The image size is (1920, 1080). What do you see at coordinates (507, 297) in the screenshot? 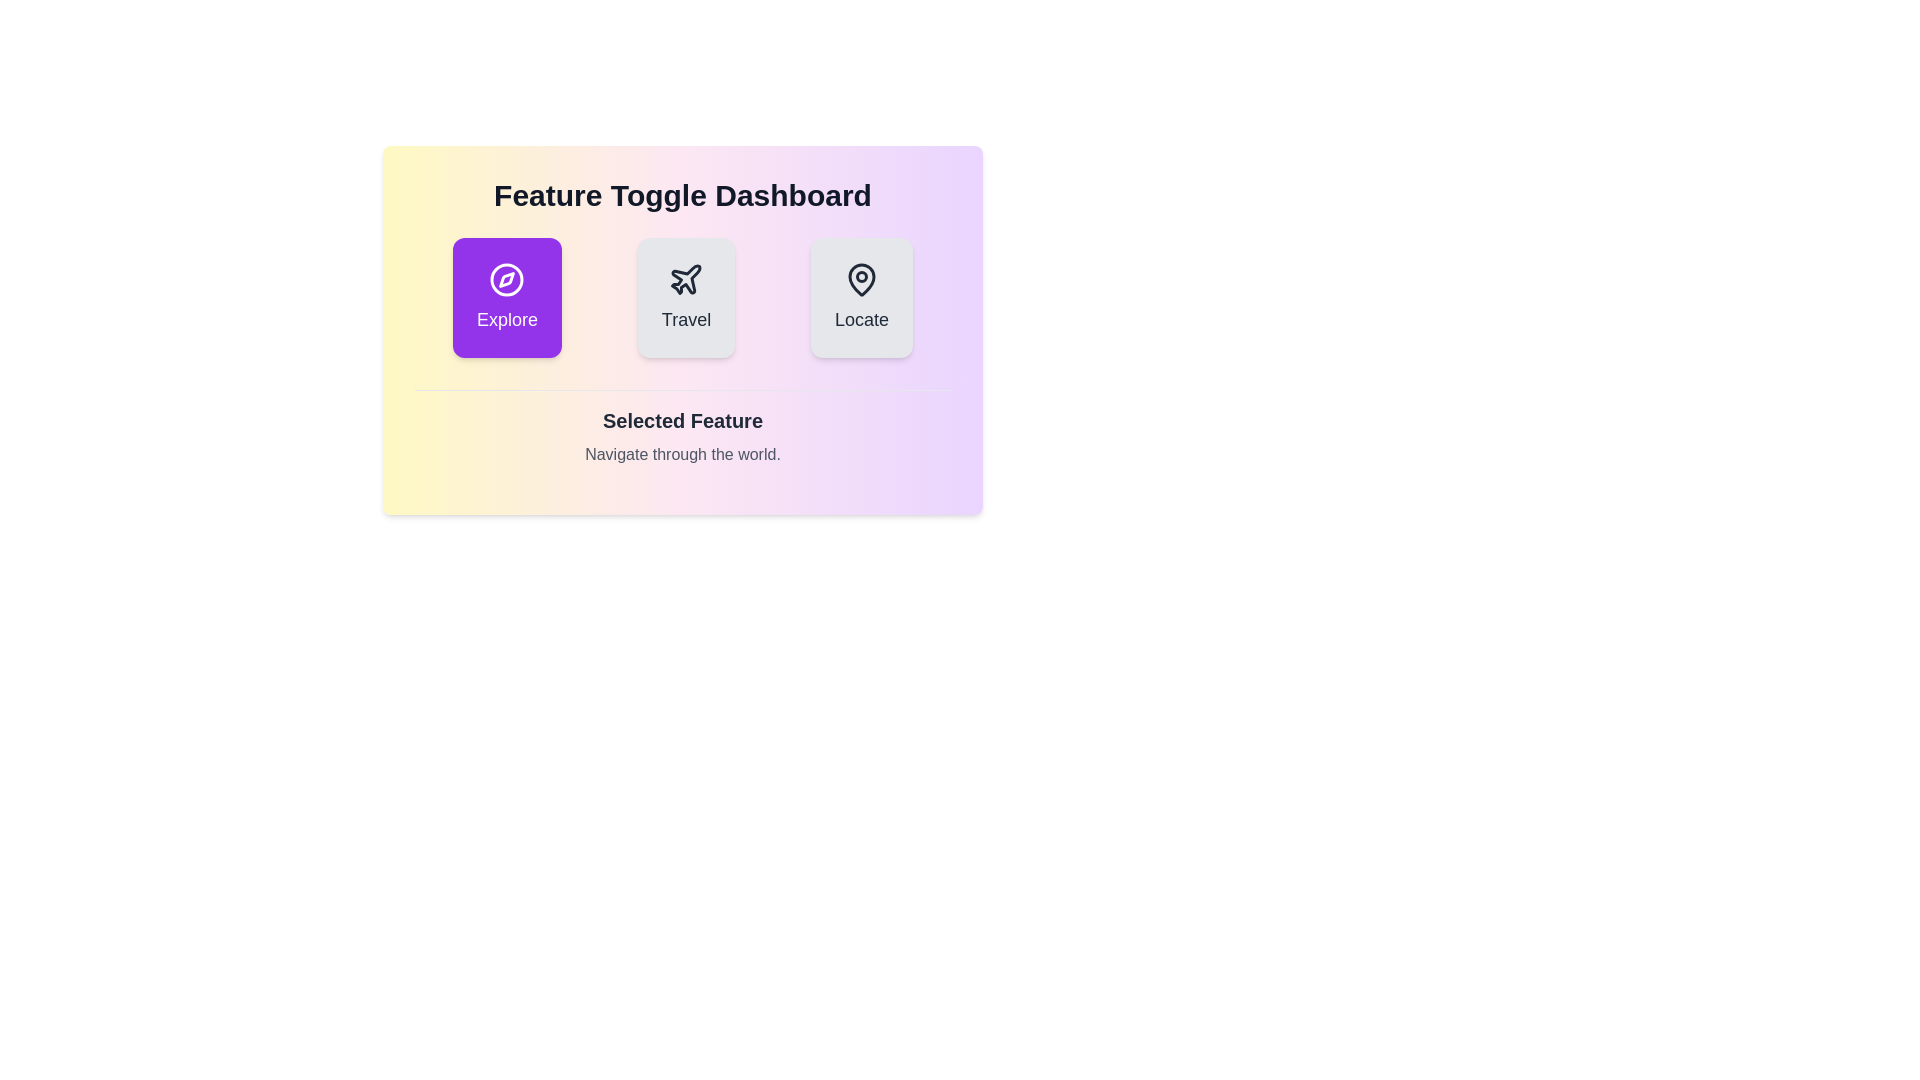
I see `the button corresponding to the feature Explore` at bounding box center [507, 297].